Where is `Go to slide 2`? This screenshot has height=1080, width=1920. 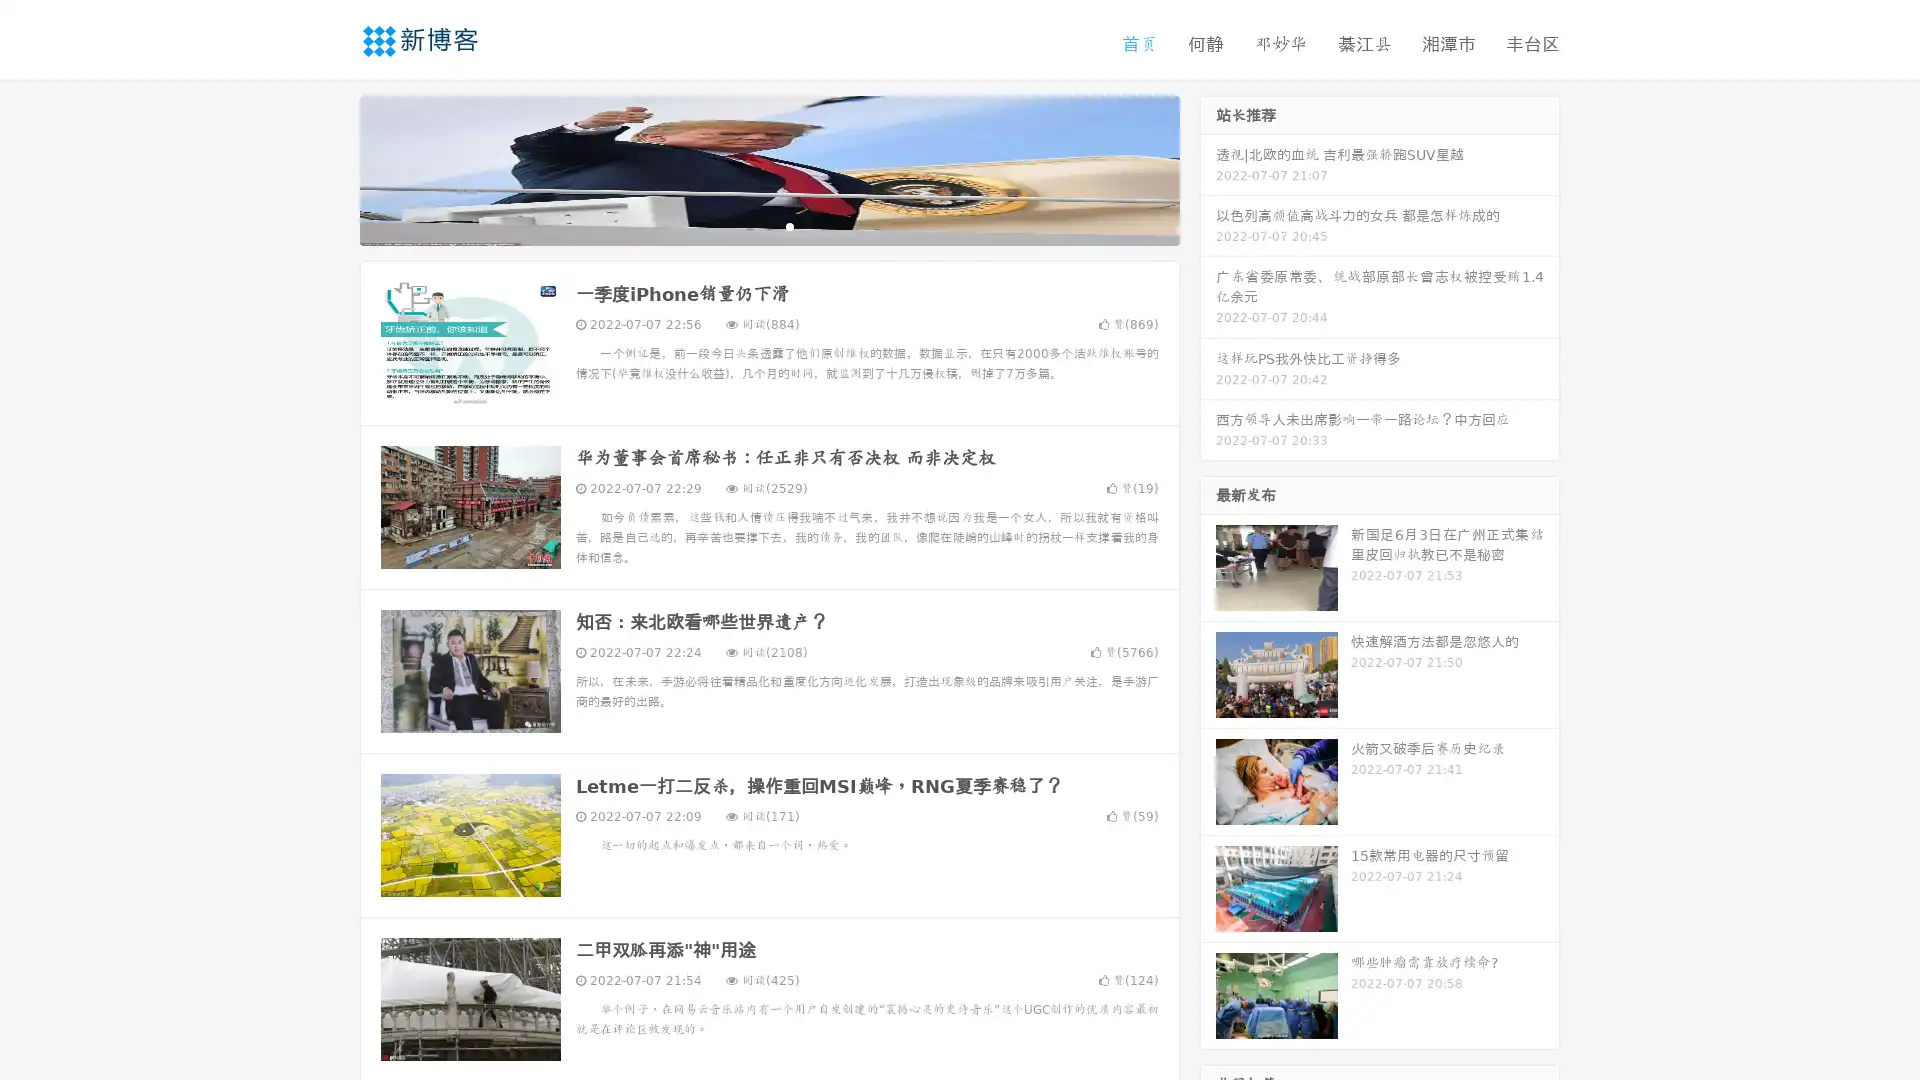
Go to slide 2 is located at coordinates (768, 225).